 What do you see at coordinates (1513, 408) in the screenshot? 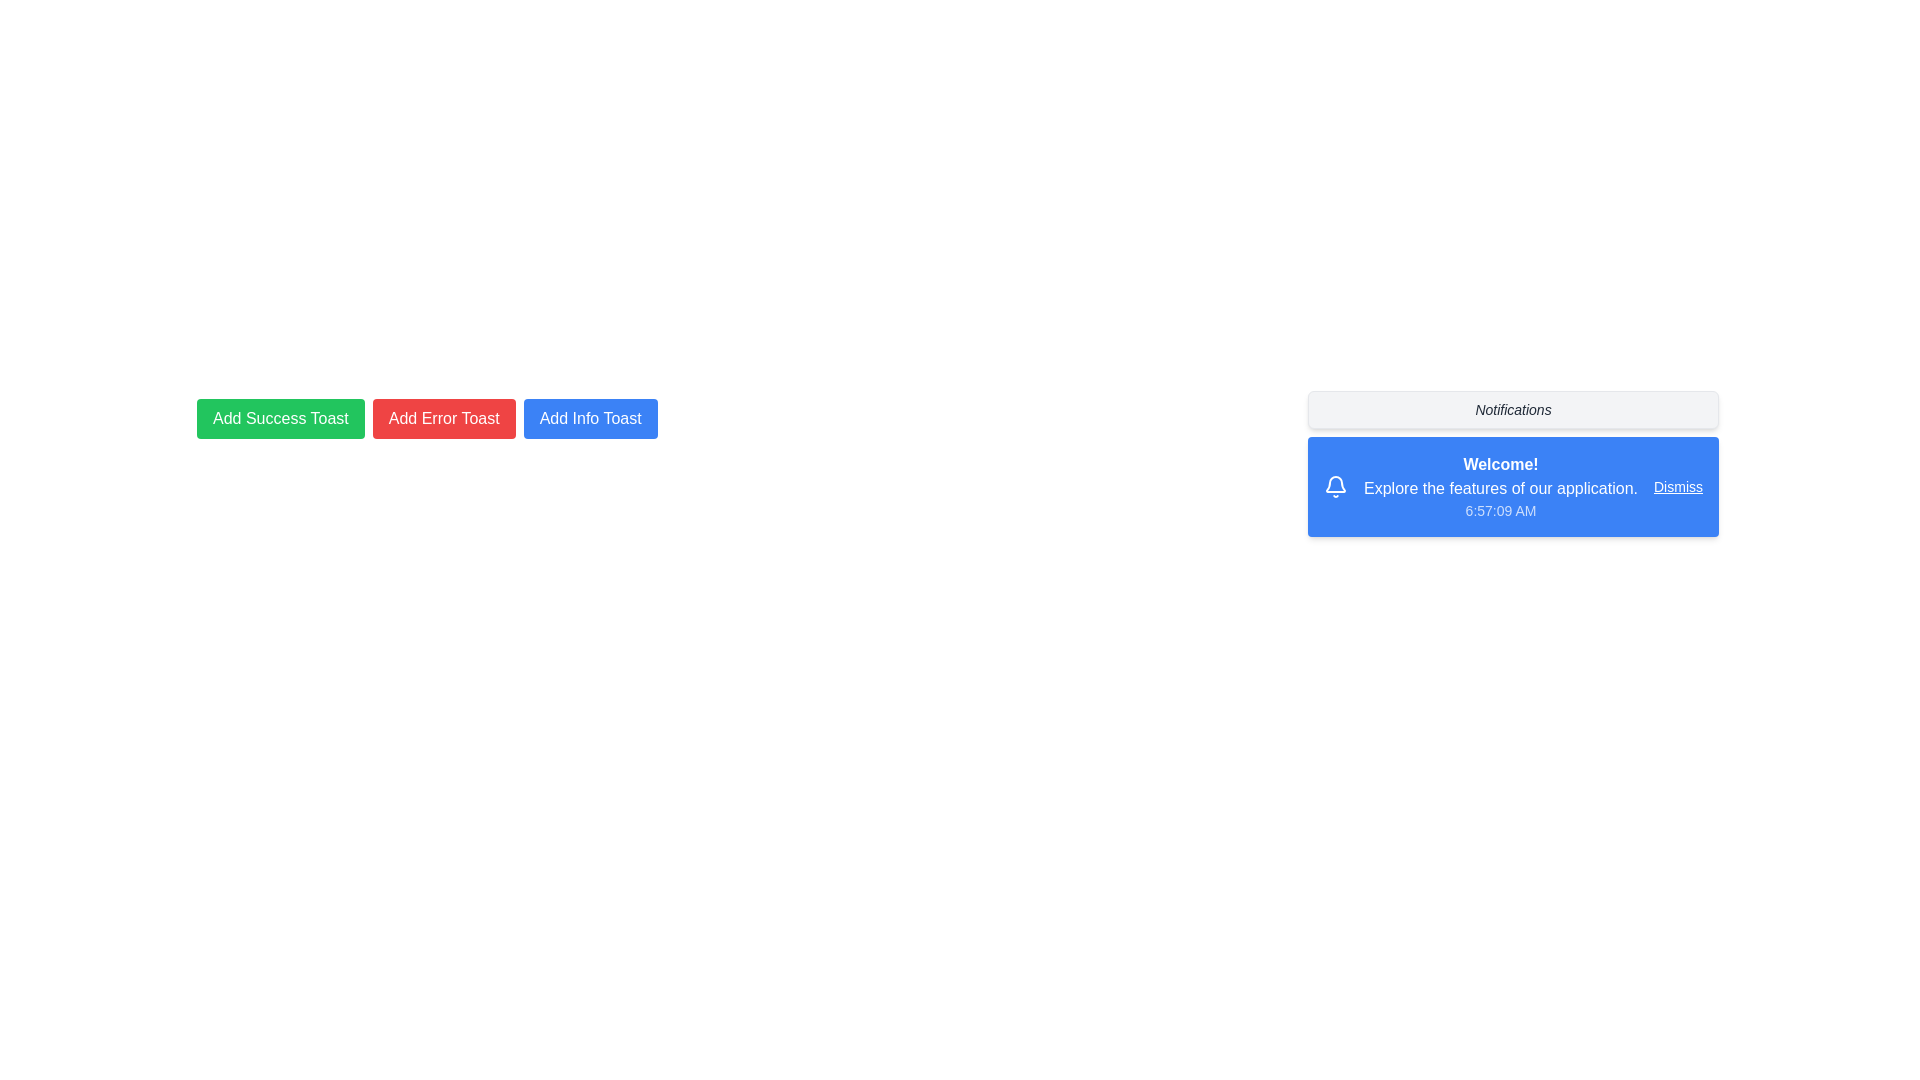
I see `the 'Notifications' text header element, which is a rectangular notification header with a light gray background and rounded corners, featuring italicized text in dark gray` at bounding box center [1513, 408].